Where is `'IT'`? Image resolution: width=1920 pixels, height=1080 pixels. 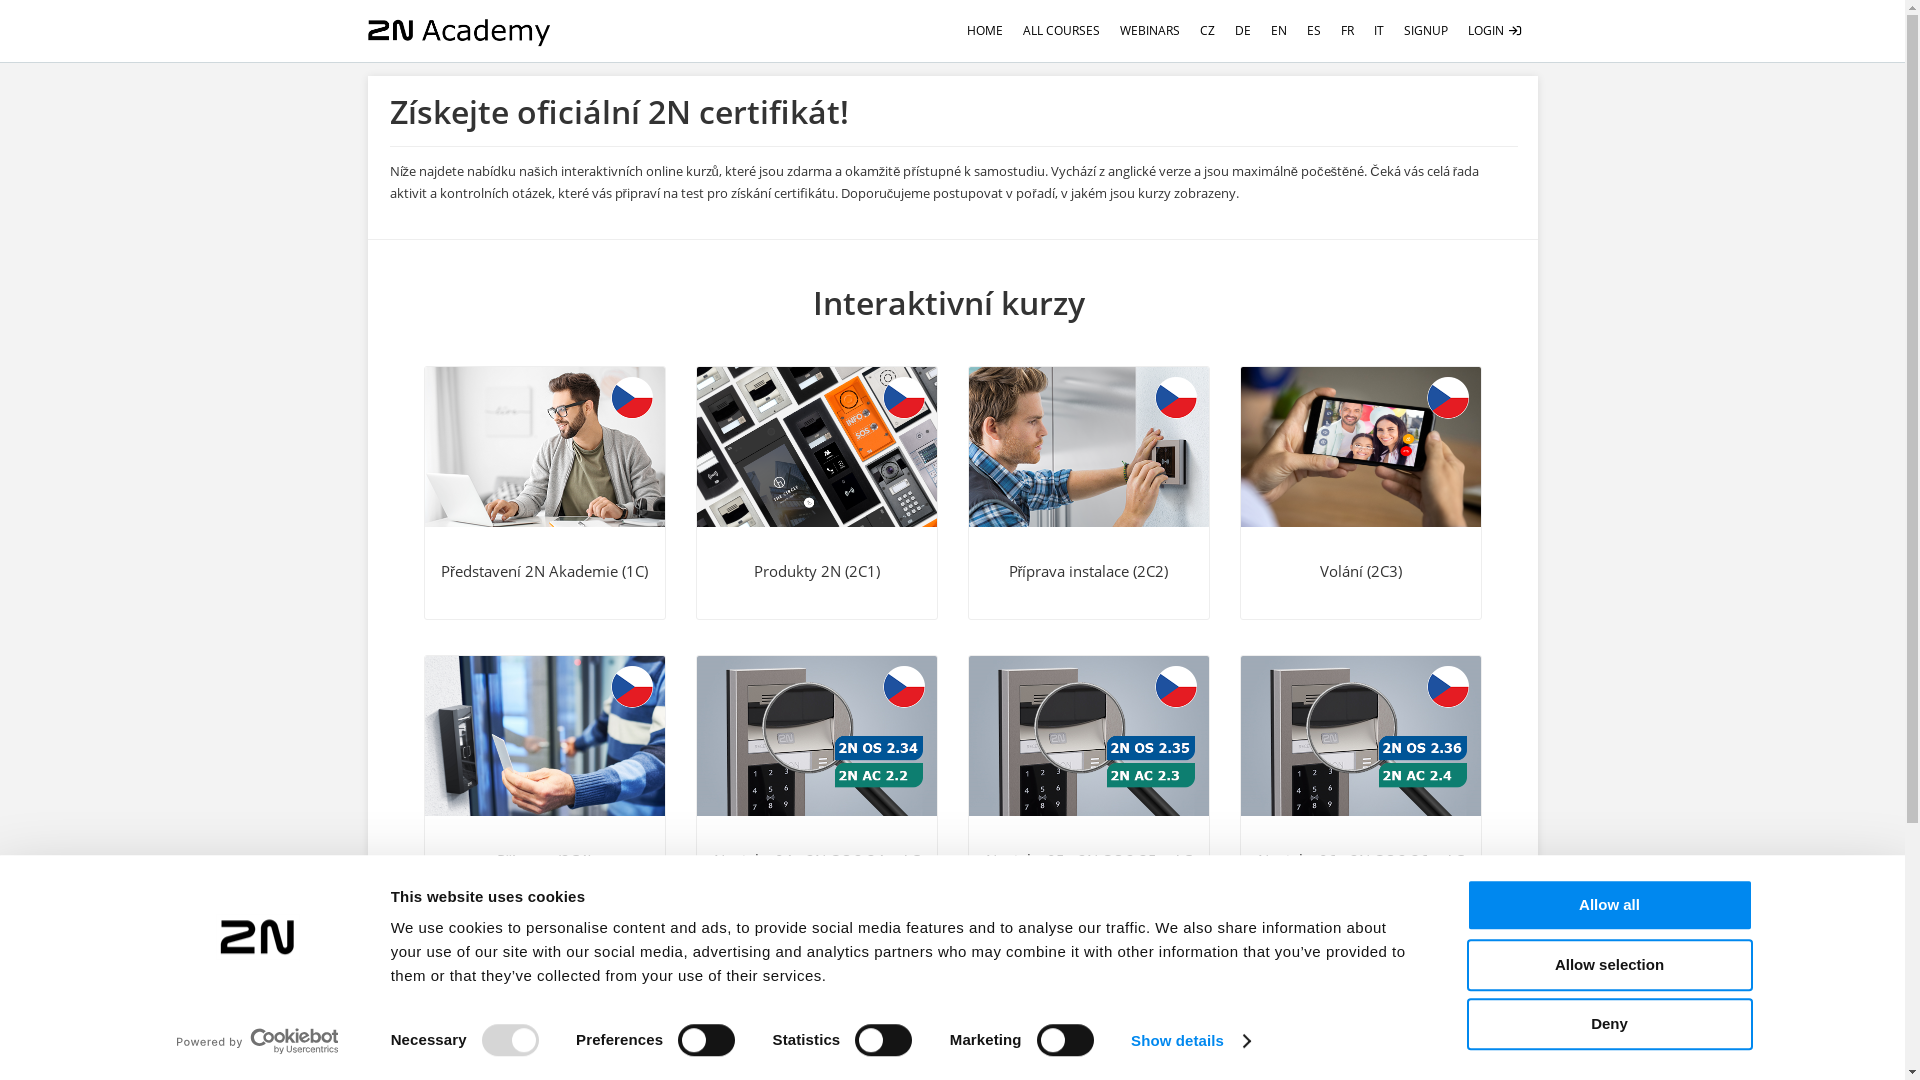
'IT' is located at coordinates (1362, 30).